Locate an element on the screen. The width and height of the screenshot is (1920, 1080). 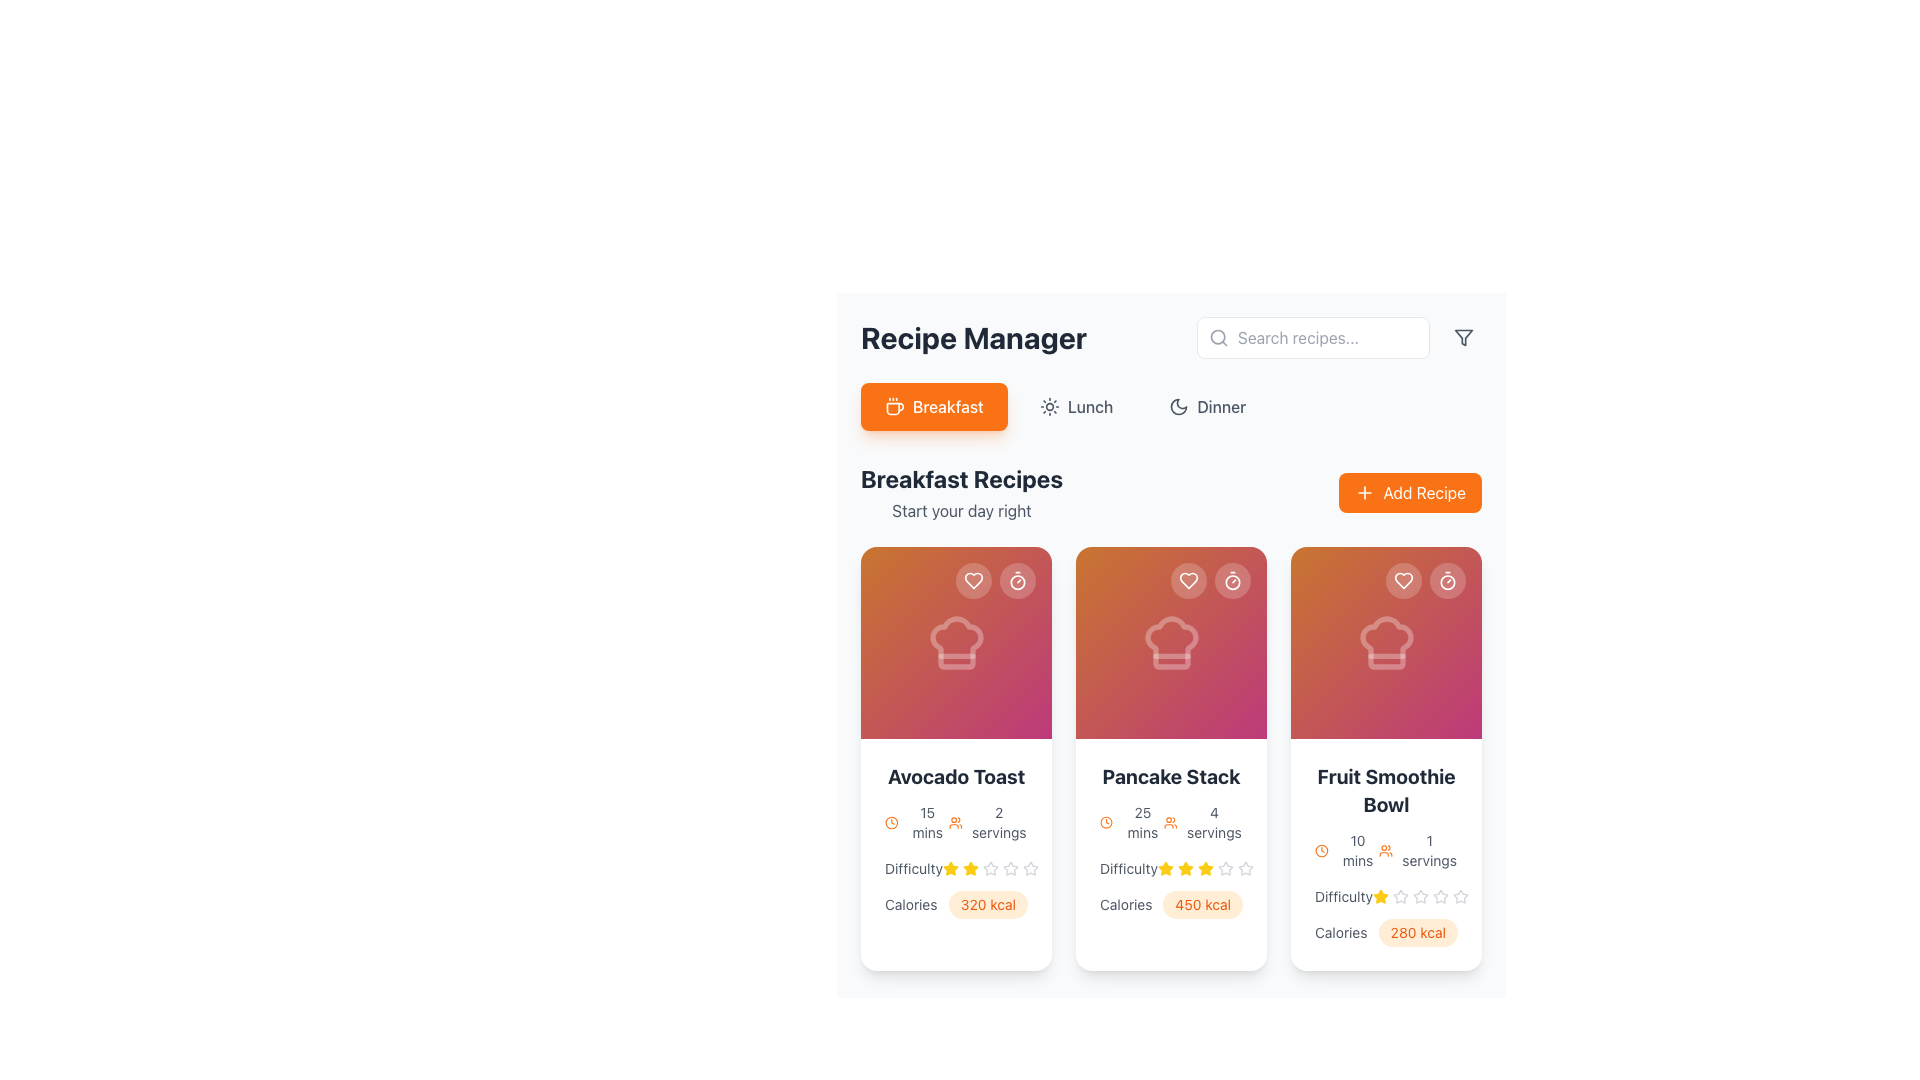
the icon representing nighttime settings located in the header area, near the 'Lunch' option is located at coordinates (1179, 406).